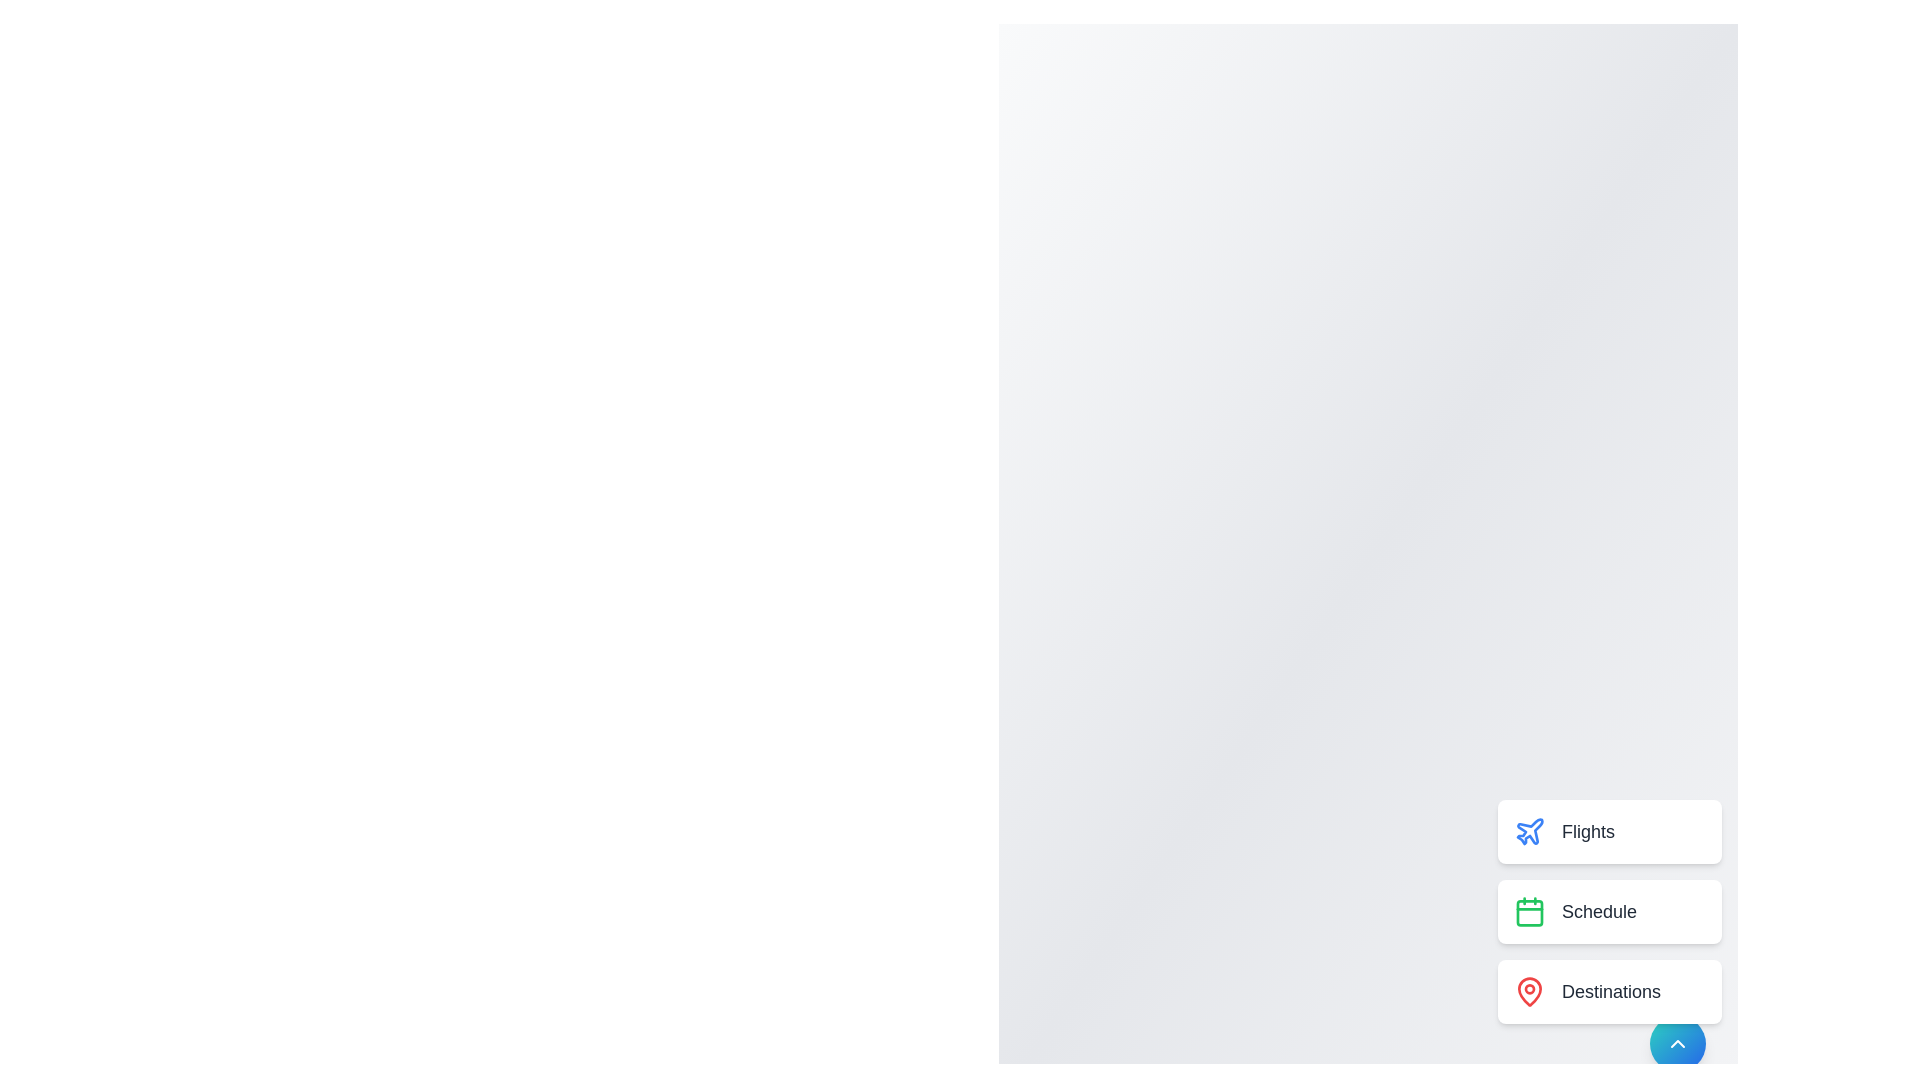 This screenshot has height=1080, width=1920. Describe the element at coordinates (1678, 1043) in the screenshot. I see `button at the bottom-right corner of the screen to toggle the Speed Dial menu` at that location.